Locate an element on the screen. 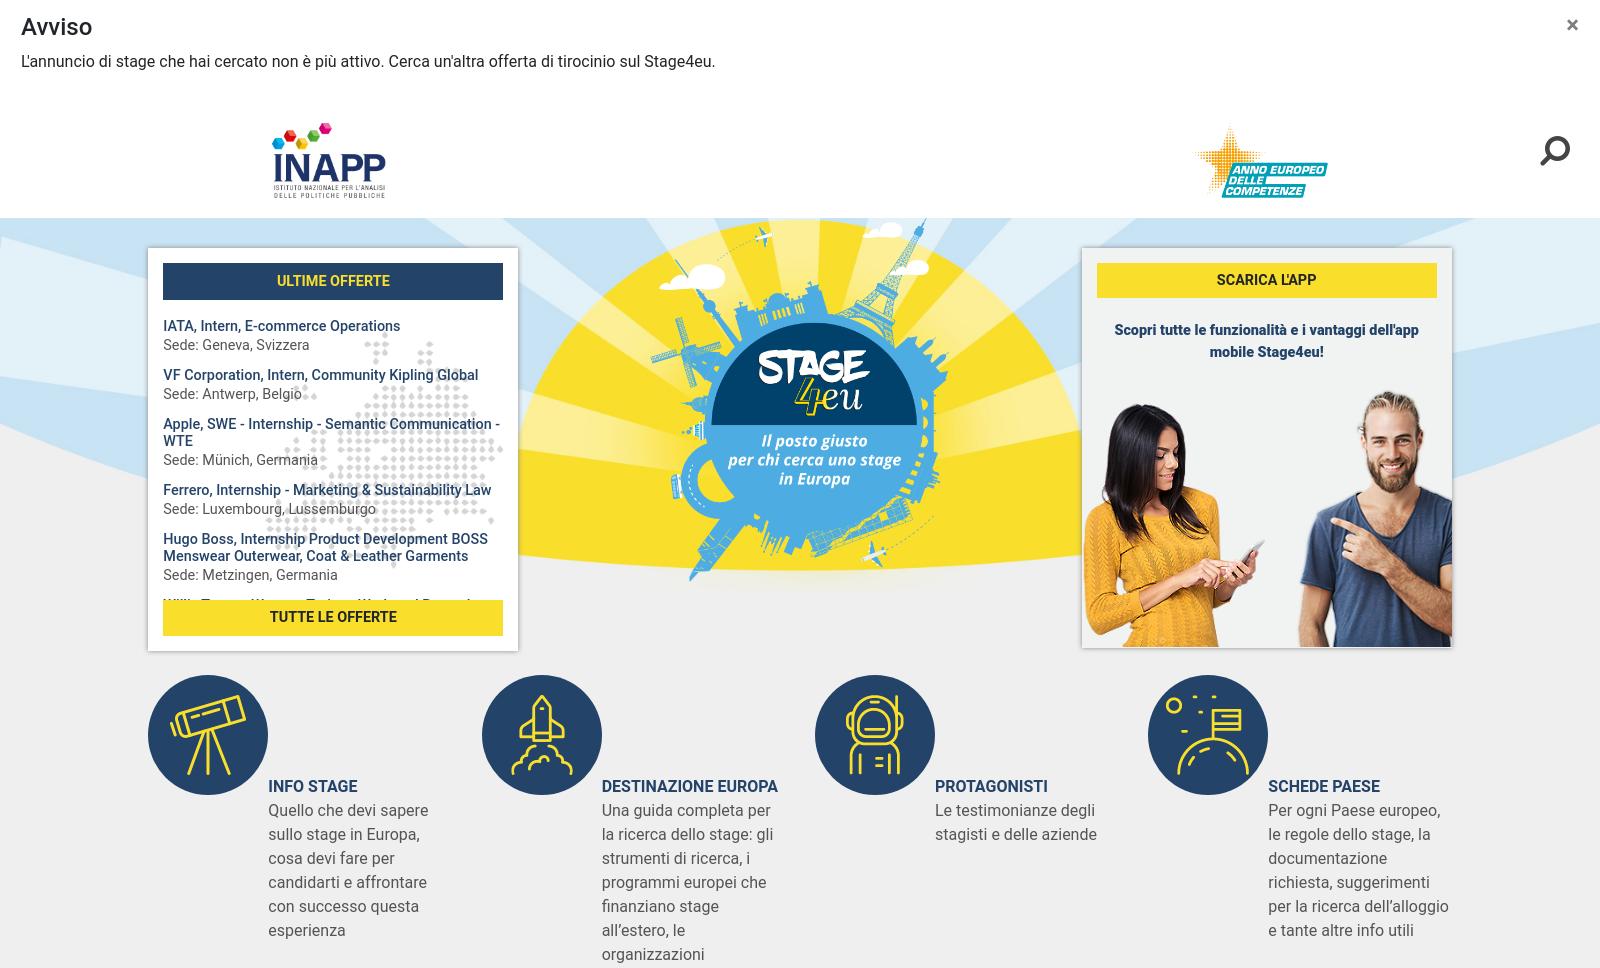  'Per ogni Paese europeo, le regole dello stage, la documentazione richiesta, suggerimenti per la ricerca dell’alloggio e tante altre info utili' is located at coordinates (1357, 869).